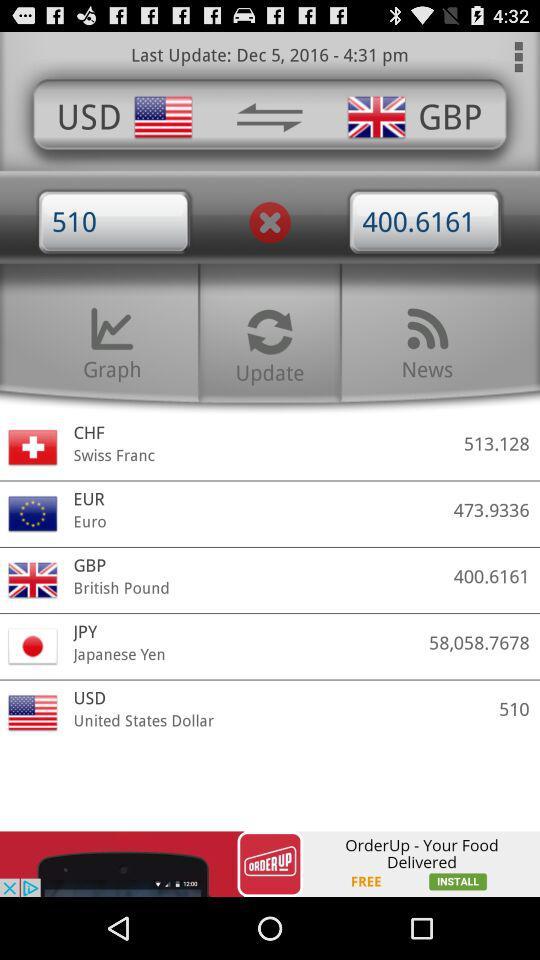 The height and width of the screenshot is (960, 540). What do you see at coordinates (270, 222) in the screenshot?
I see `close` at bounding box center [270, 222].